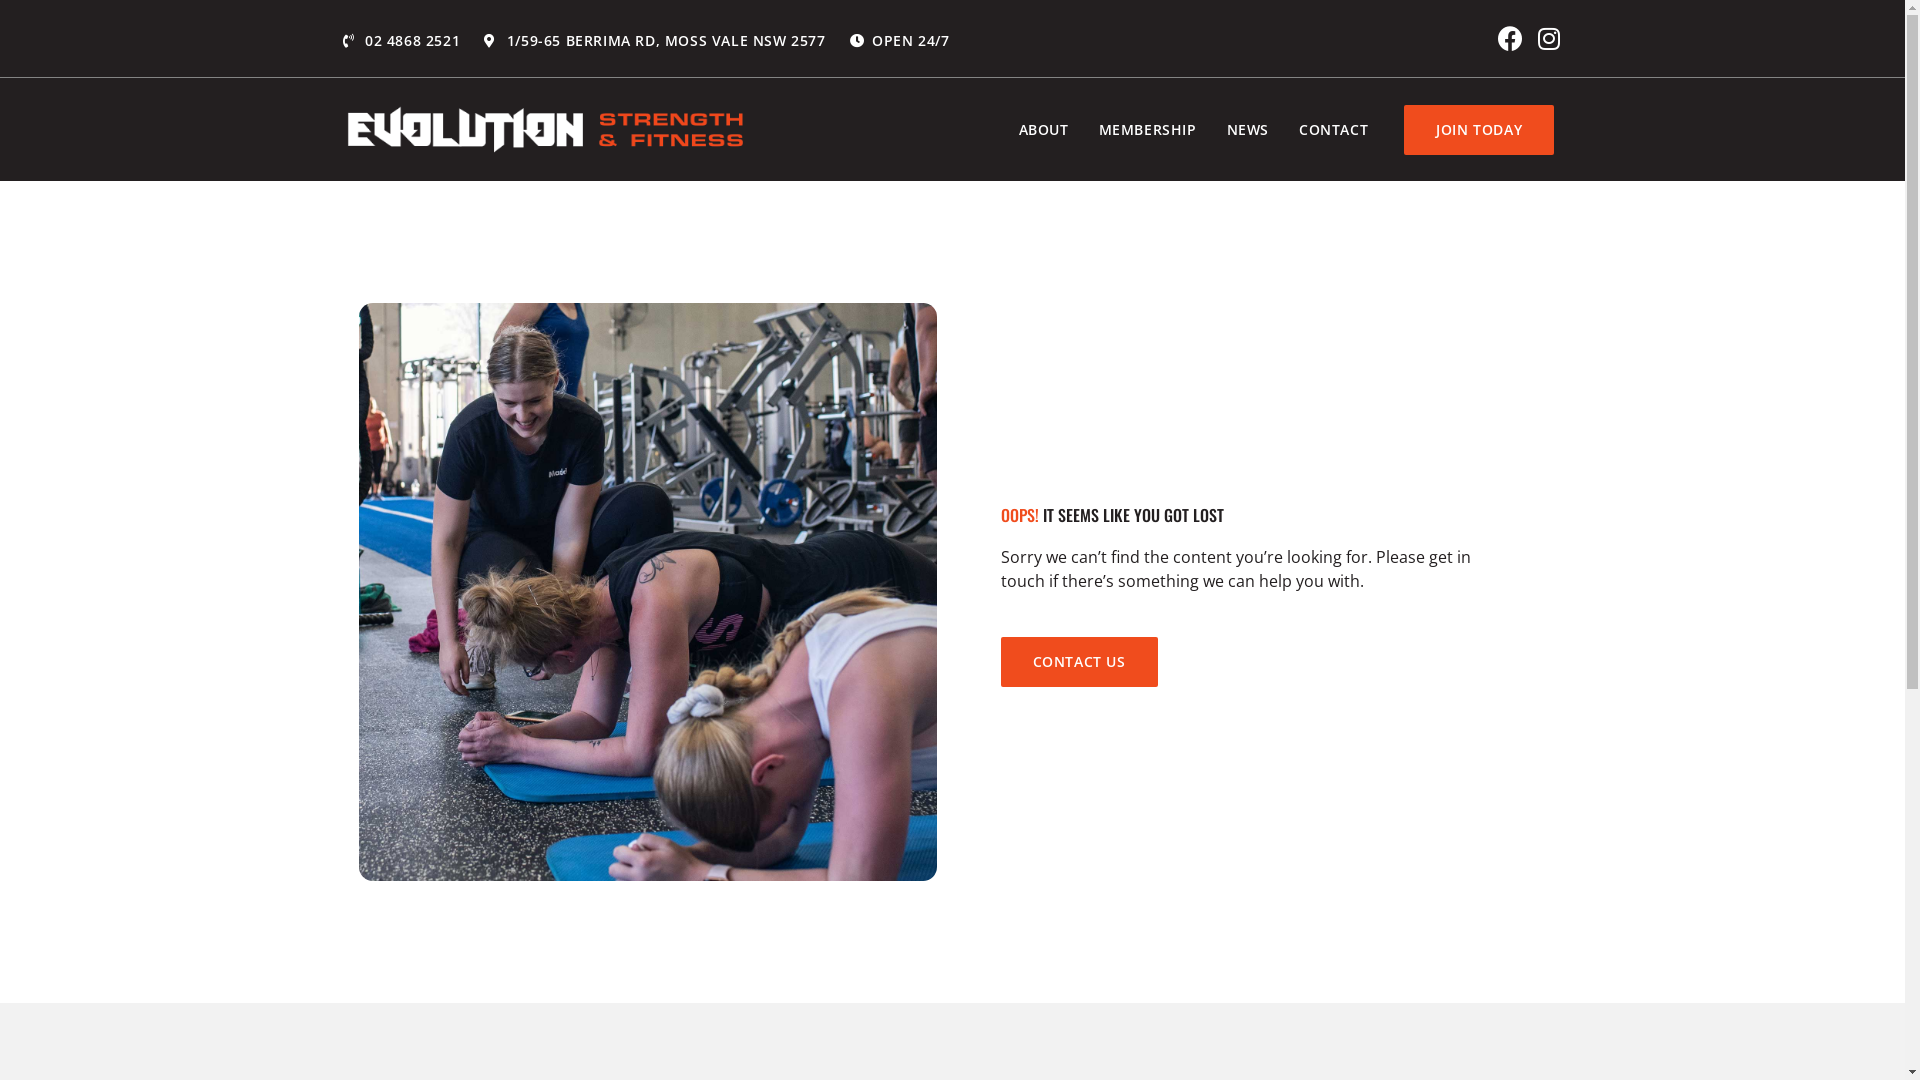  What do you see at coordinates (1077, 662) in the screenshot?
I see `'CONTACT US'` at bounding box center [1077, 662].